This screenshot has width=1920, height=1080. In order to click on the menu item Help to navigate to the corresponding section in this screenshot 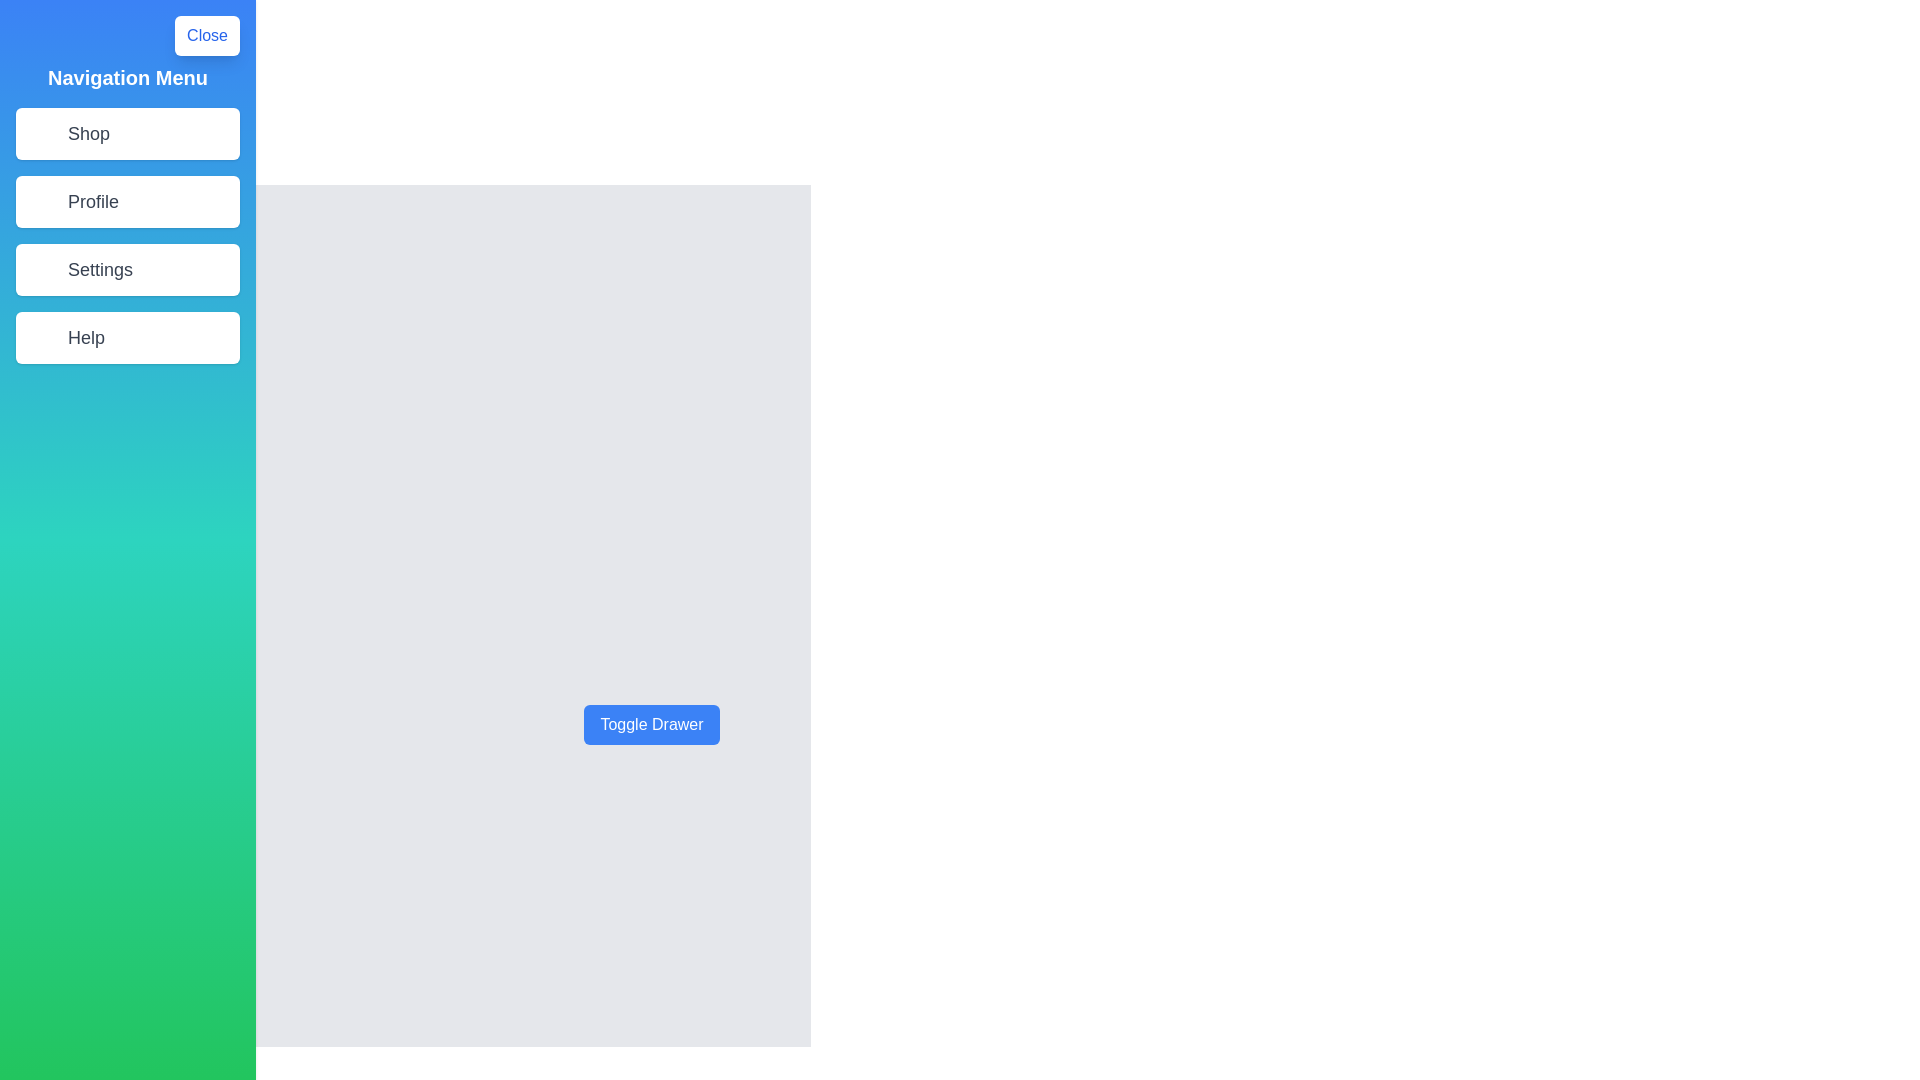, I will do `click(127, 337)`.